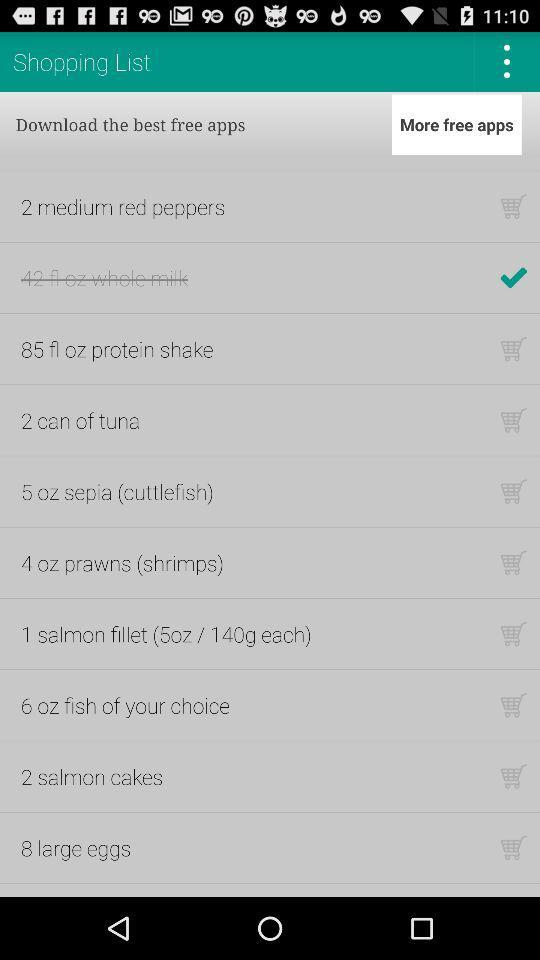 This screenshot has height=960, width=540. Describe the element at coordinates (91, 775) in the screenshot. I see `the 2 salmon cakes app` at that location.